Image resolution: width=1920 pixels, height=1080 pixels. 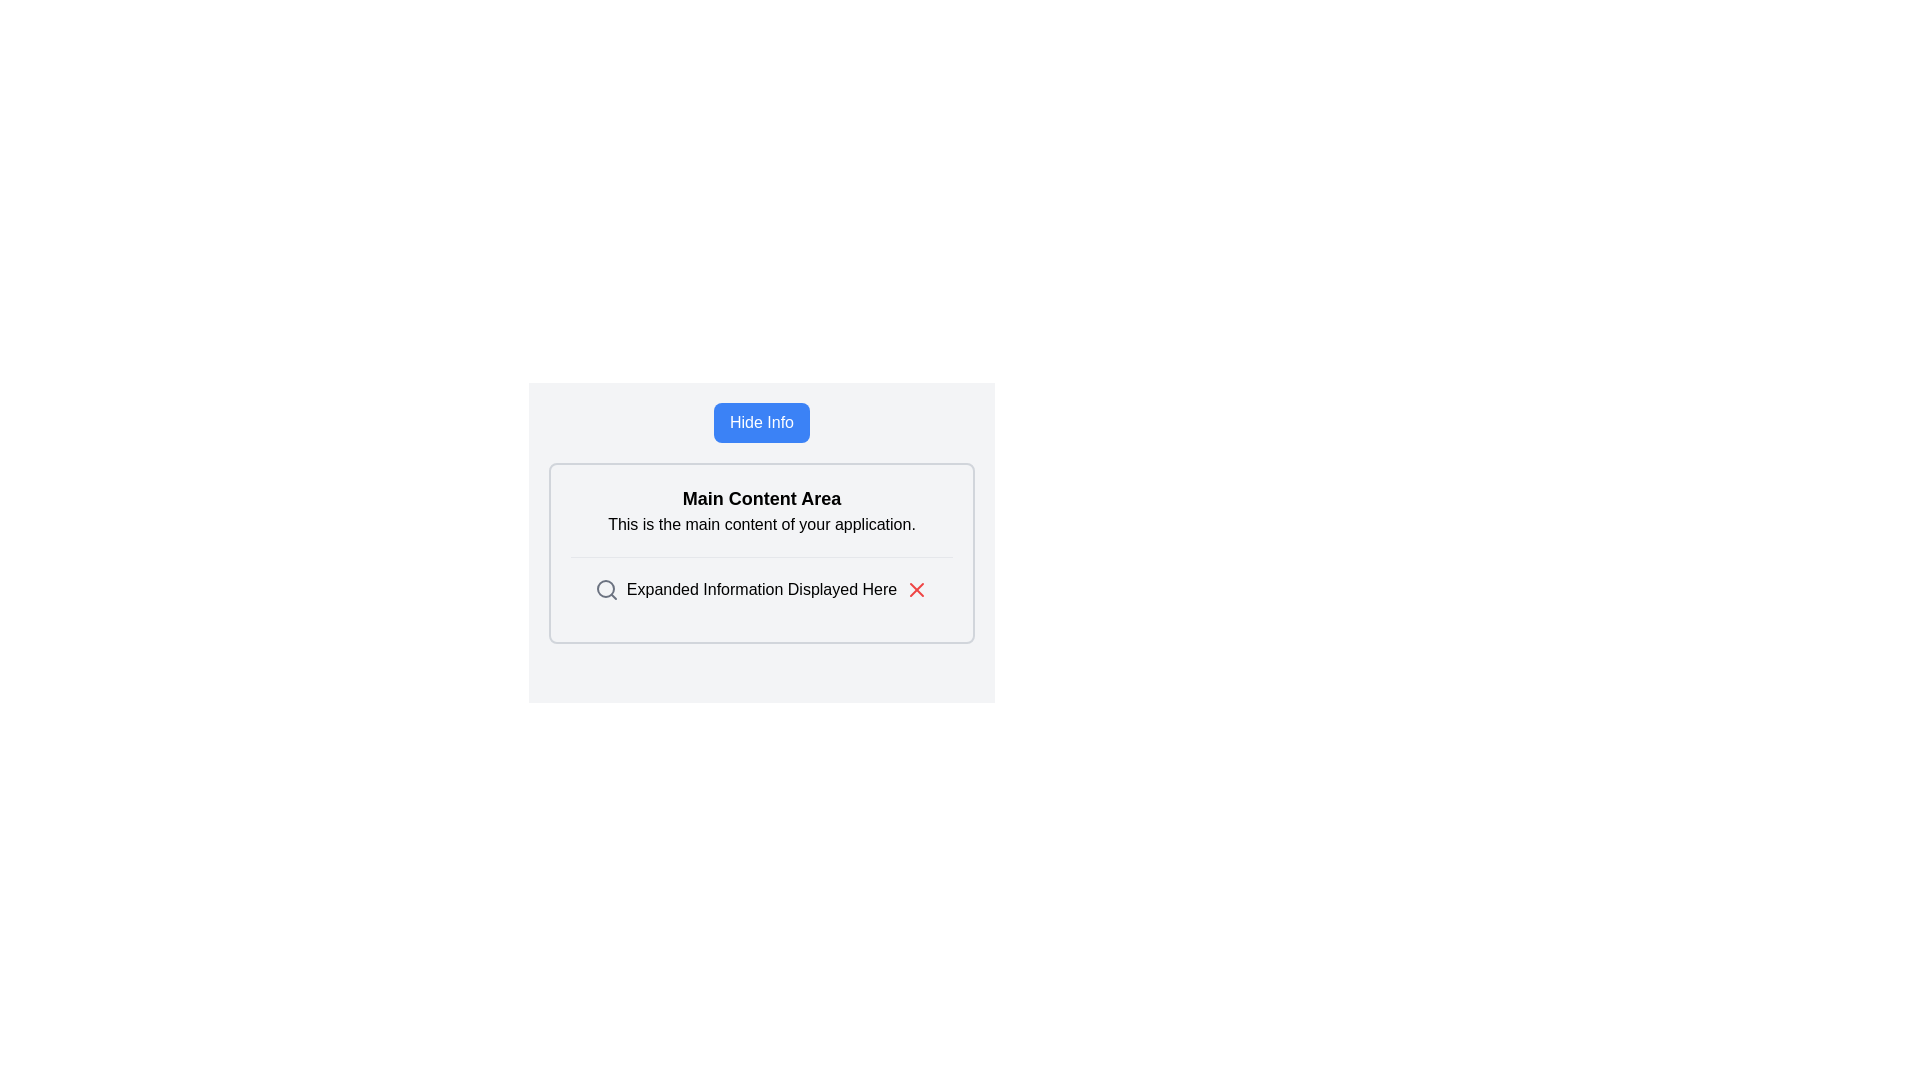 What do you see at coordinates (761, 523) in the screenshot?
I see `the static text element reading 'This is the main content of your application.' which is located beneath the heading 'Main Content Area.'` at bounding box center [761, 523].